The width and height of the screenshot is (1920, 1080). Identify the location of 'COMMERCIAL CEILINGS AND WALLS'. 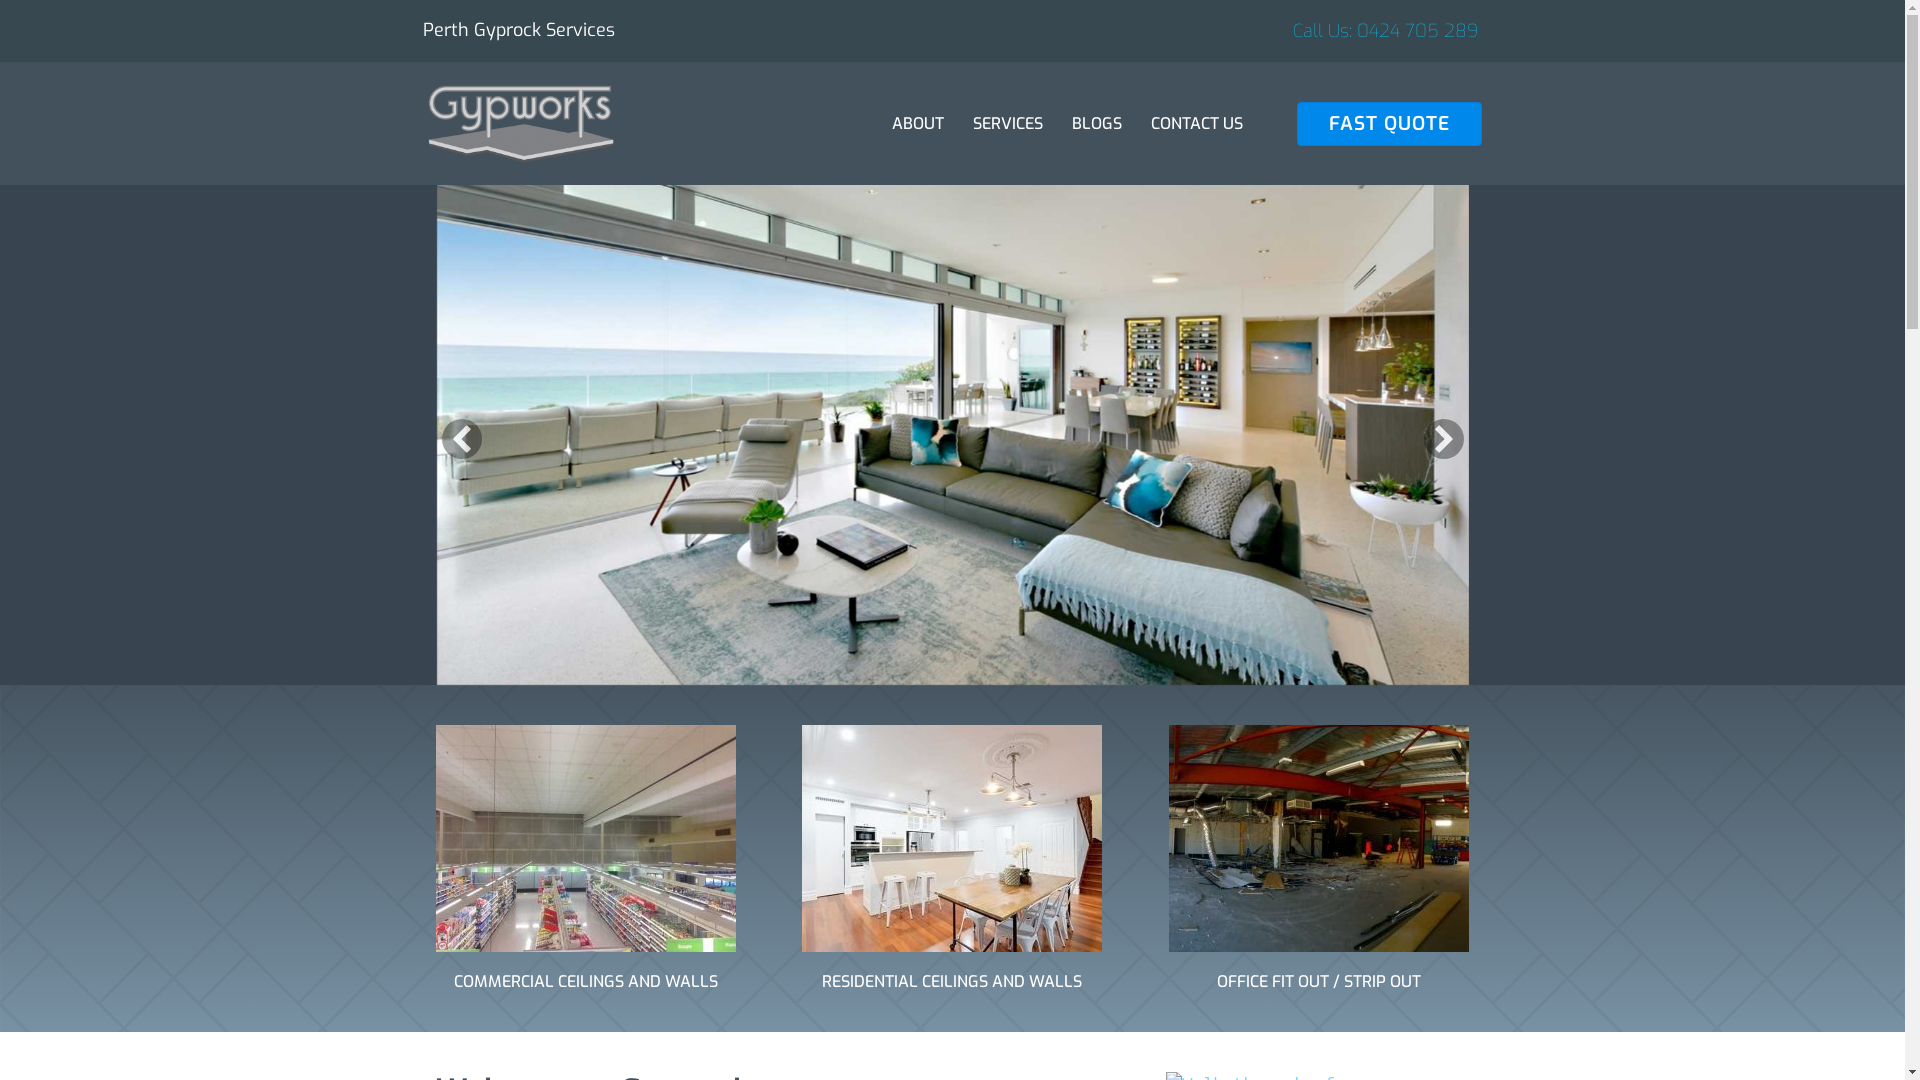
(584, 980).